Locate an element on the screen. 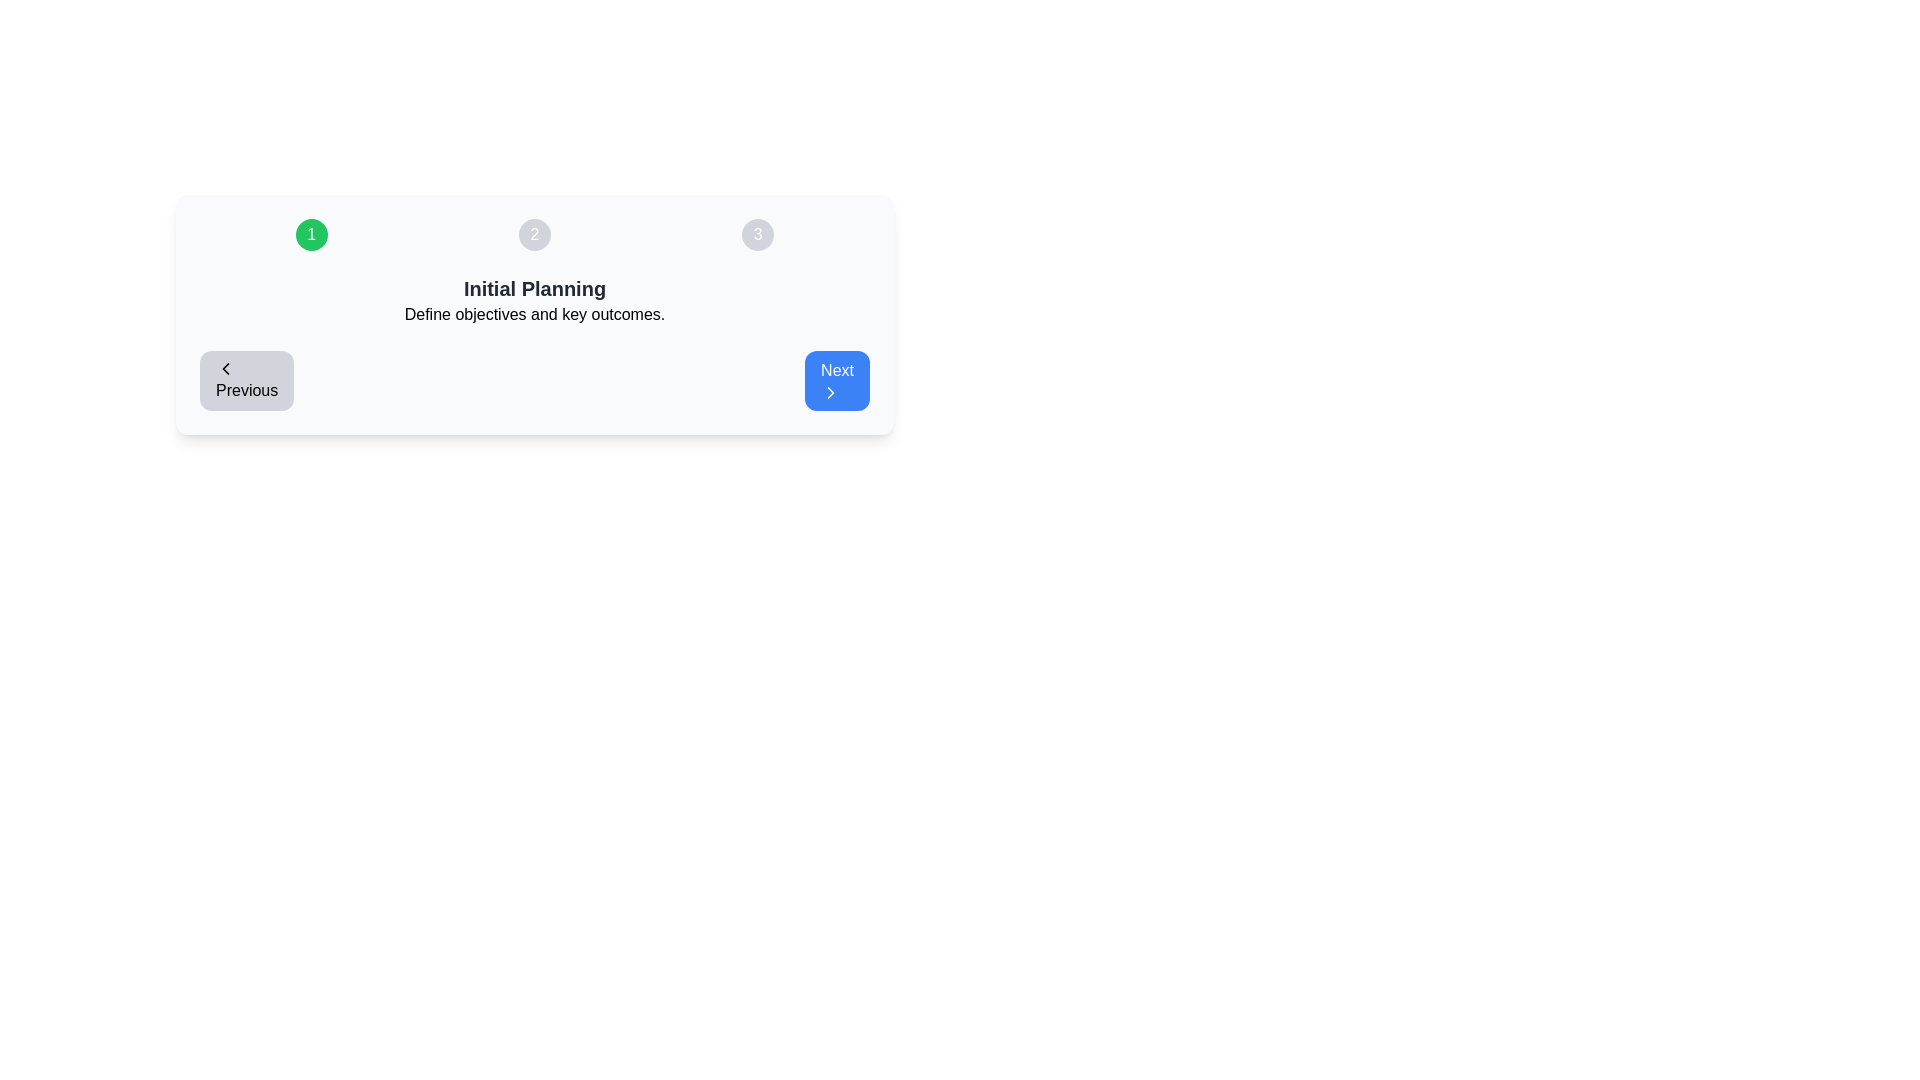  the text element displaying 'Define objectives and key outcomes.' which is centrally aligned below the heading 'Initial Planning' is located at coordinates (534, 315).